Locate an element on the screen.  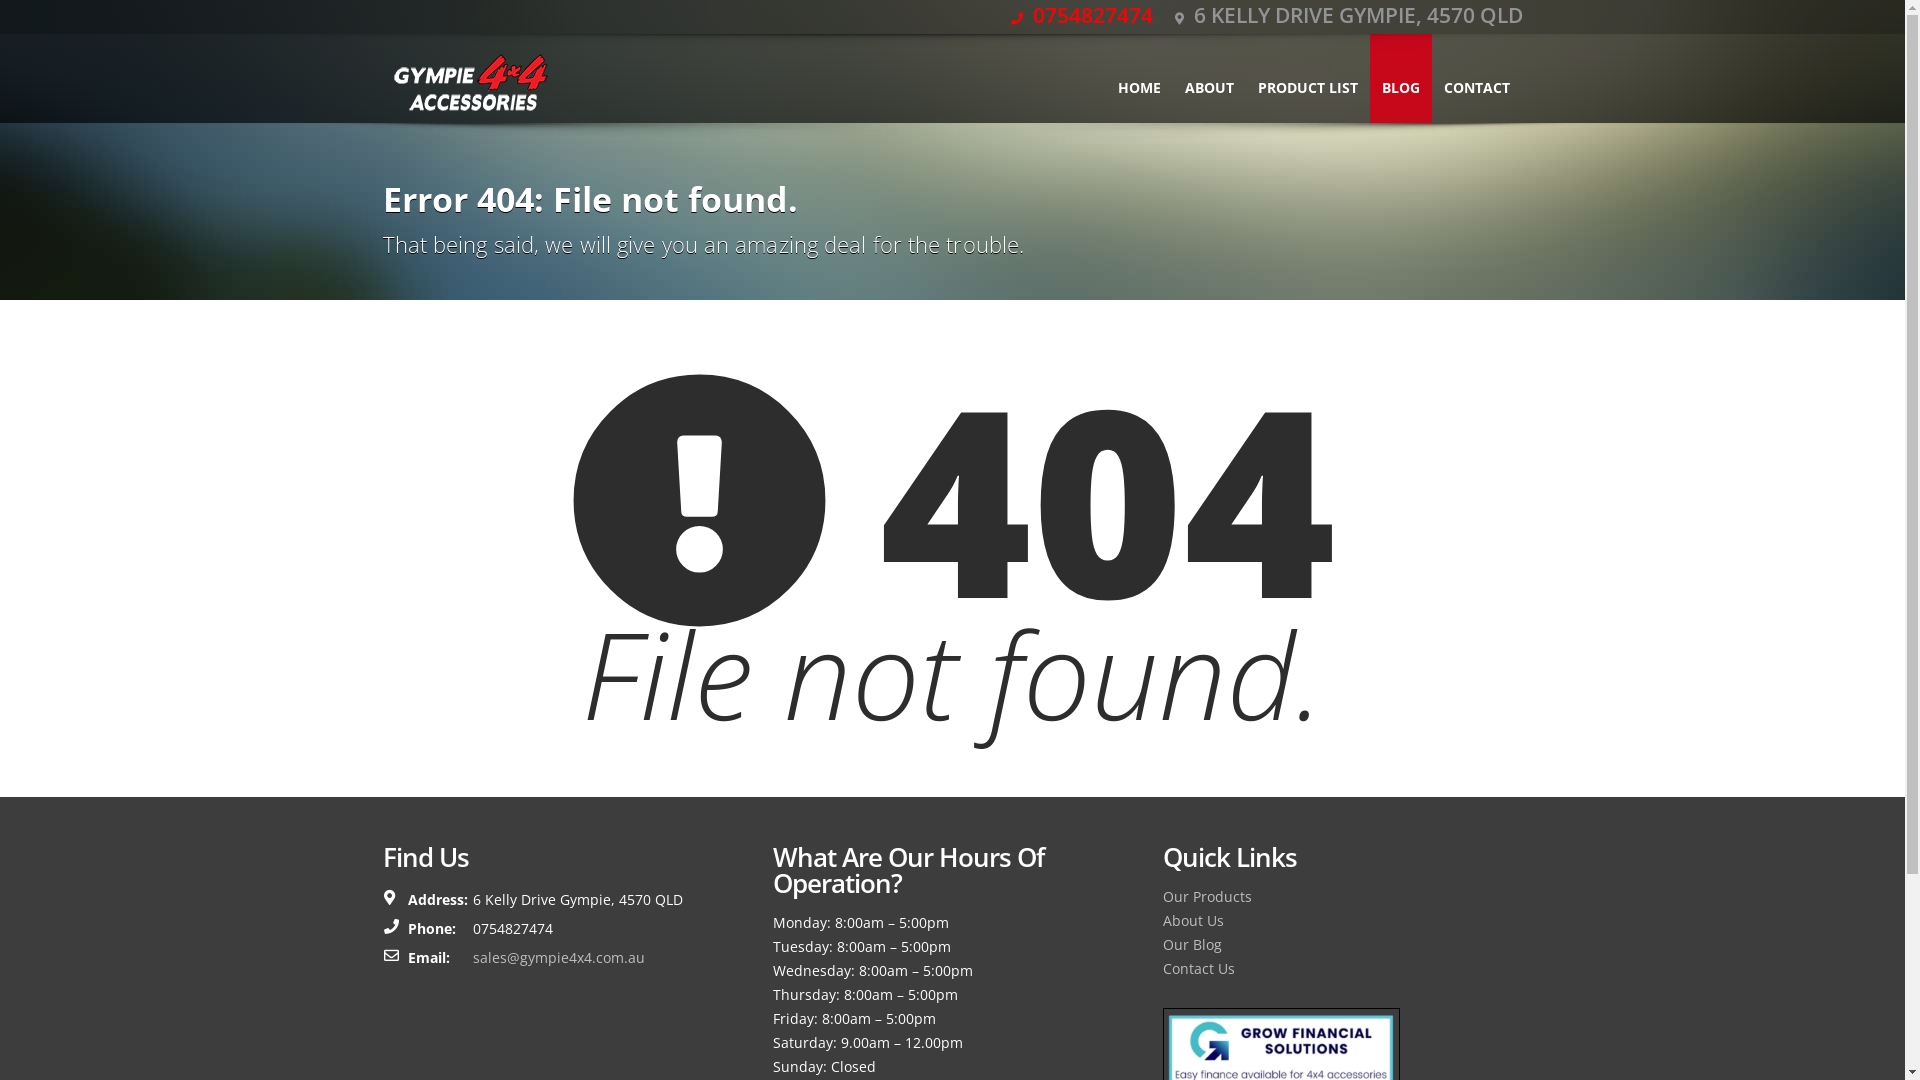
'ABOUT' is located at coordinates (1207, 77).